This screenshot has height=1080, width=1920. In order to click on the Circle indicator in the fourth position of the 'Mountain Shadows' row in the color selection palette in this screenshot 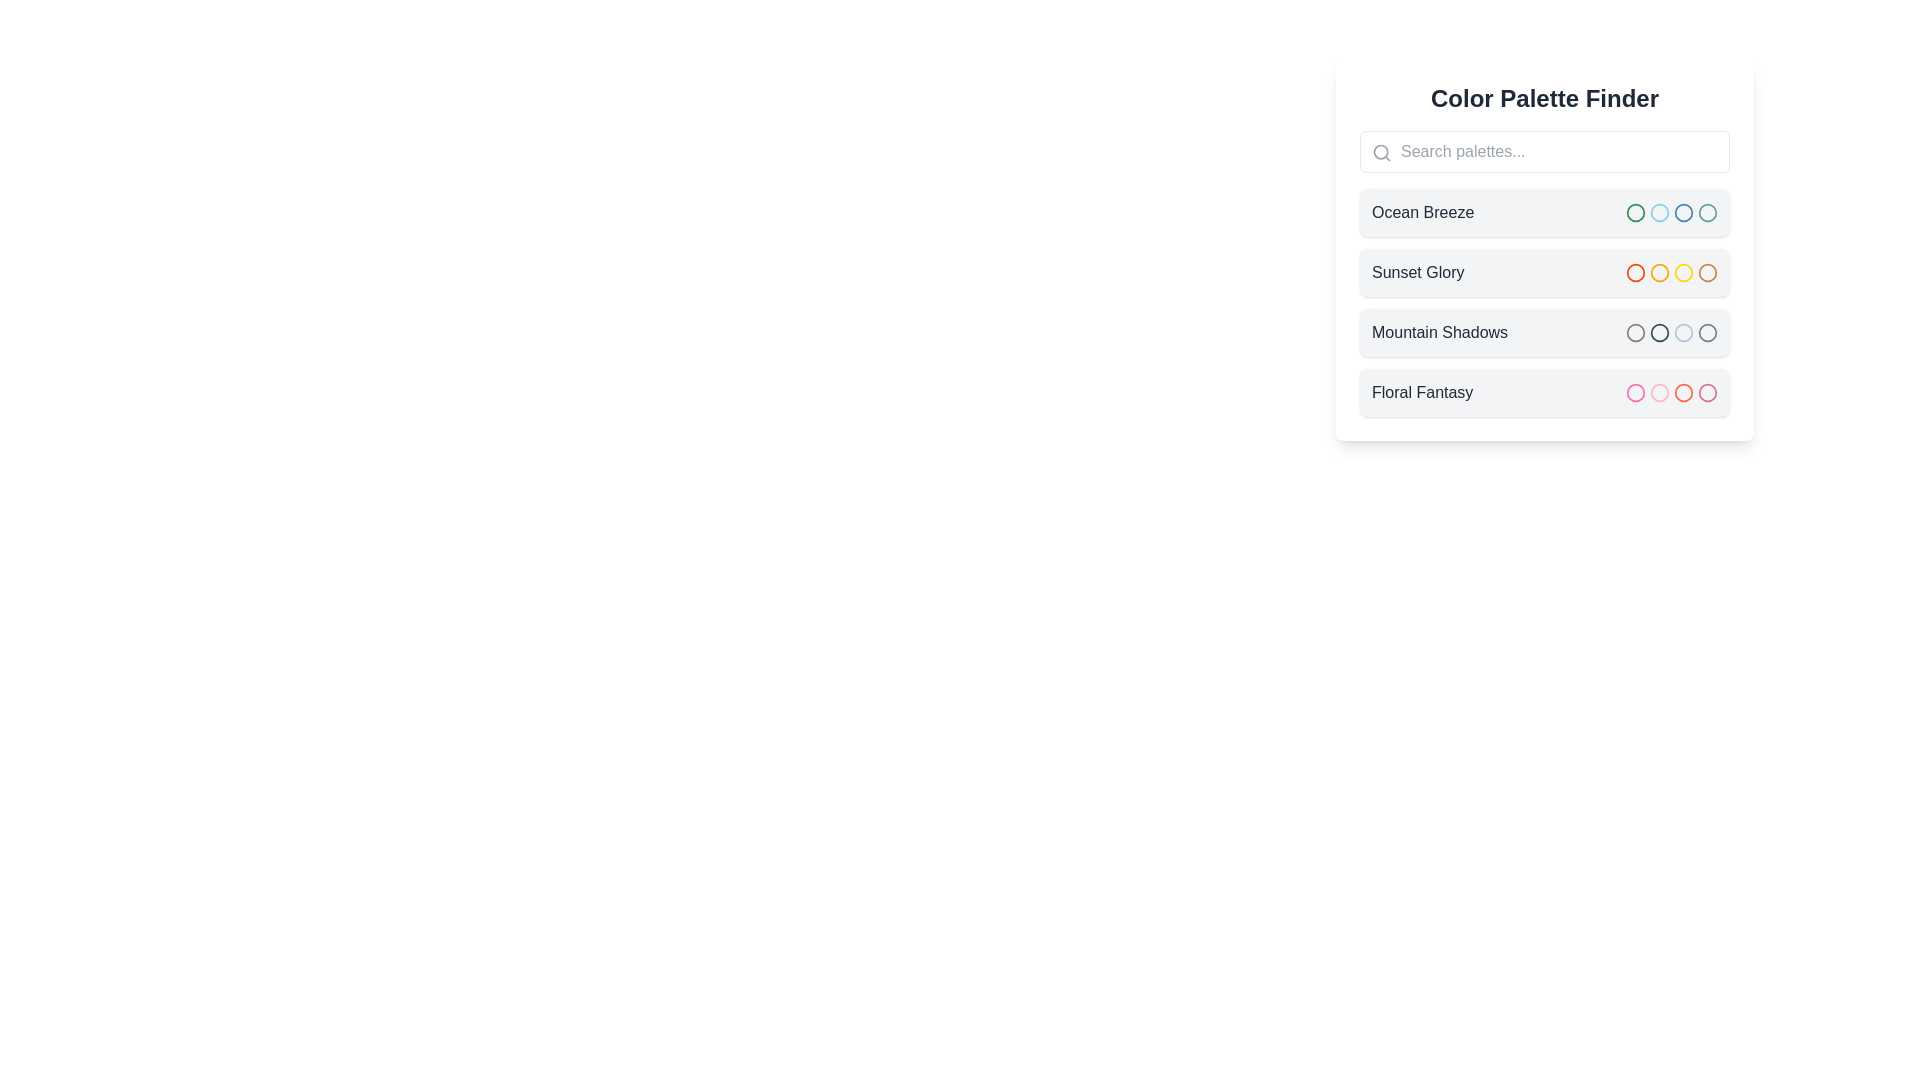, I will do `click(1683, 331)`.